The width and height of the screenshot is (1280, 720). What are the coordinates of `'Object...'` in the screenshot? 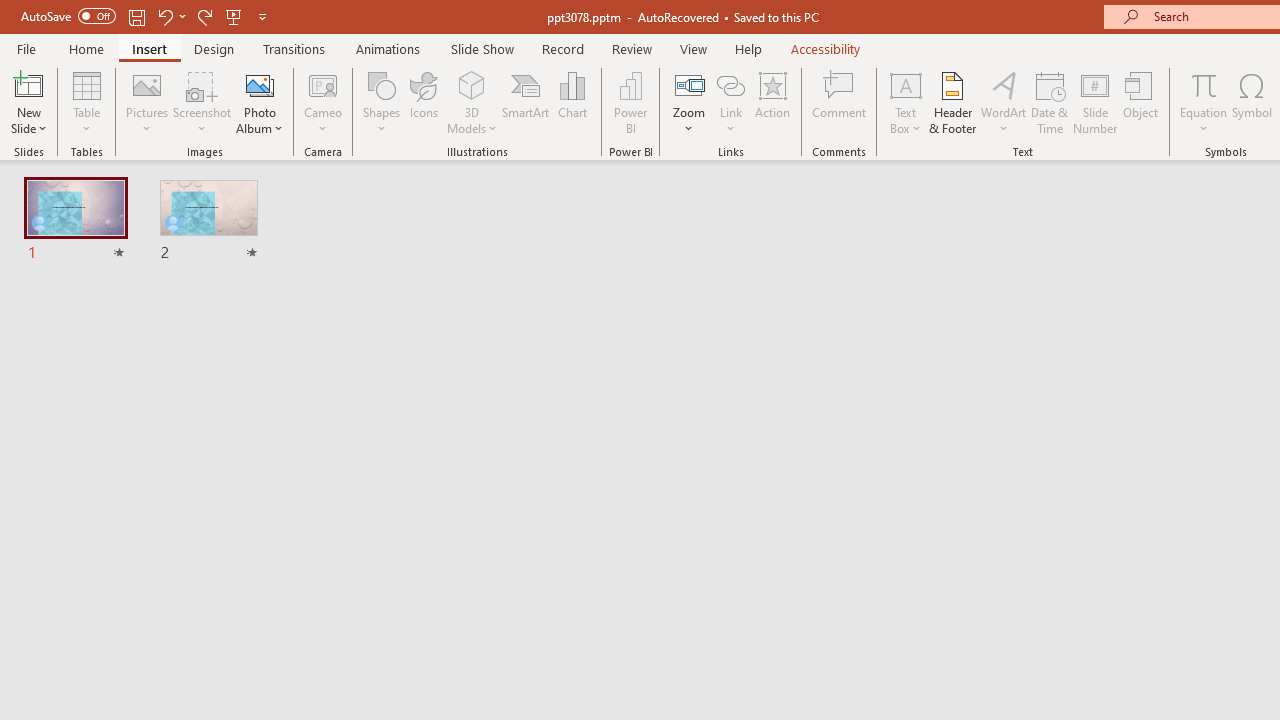 It's located at (1141, 103).